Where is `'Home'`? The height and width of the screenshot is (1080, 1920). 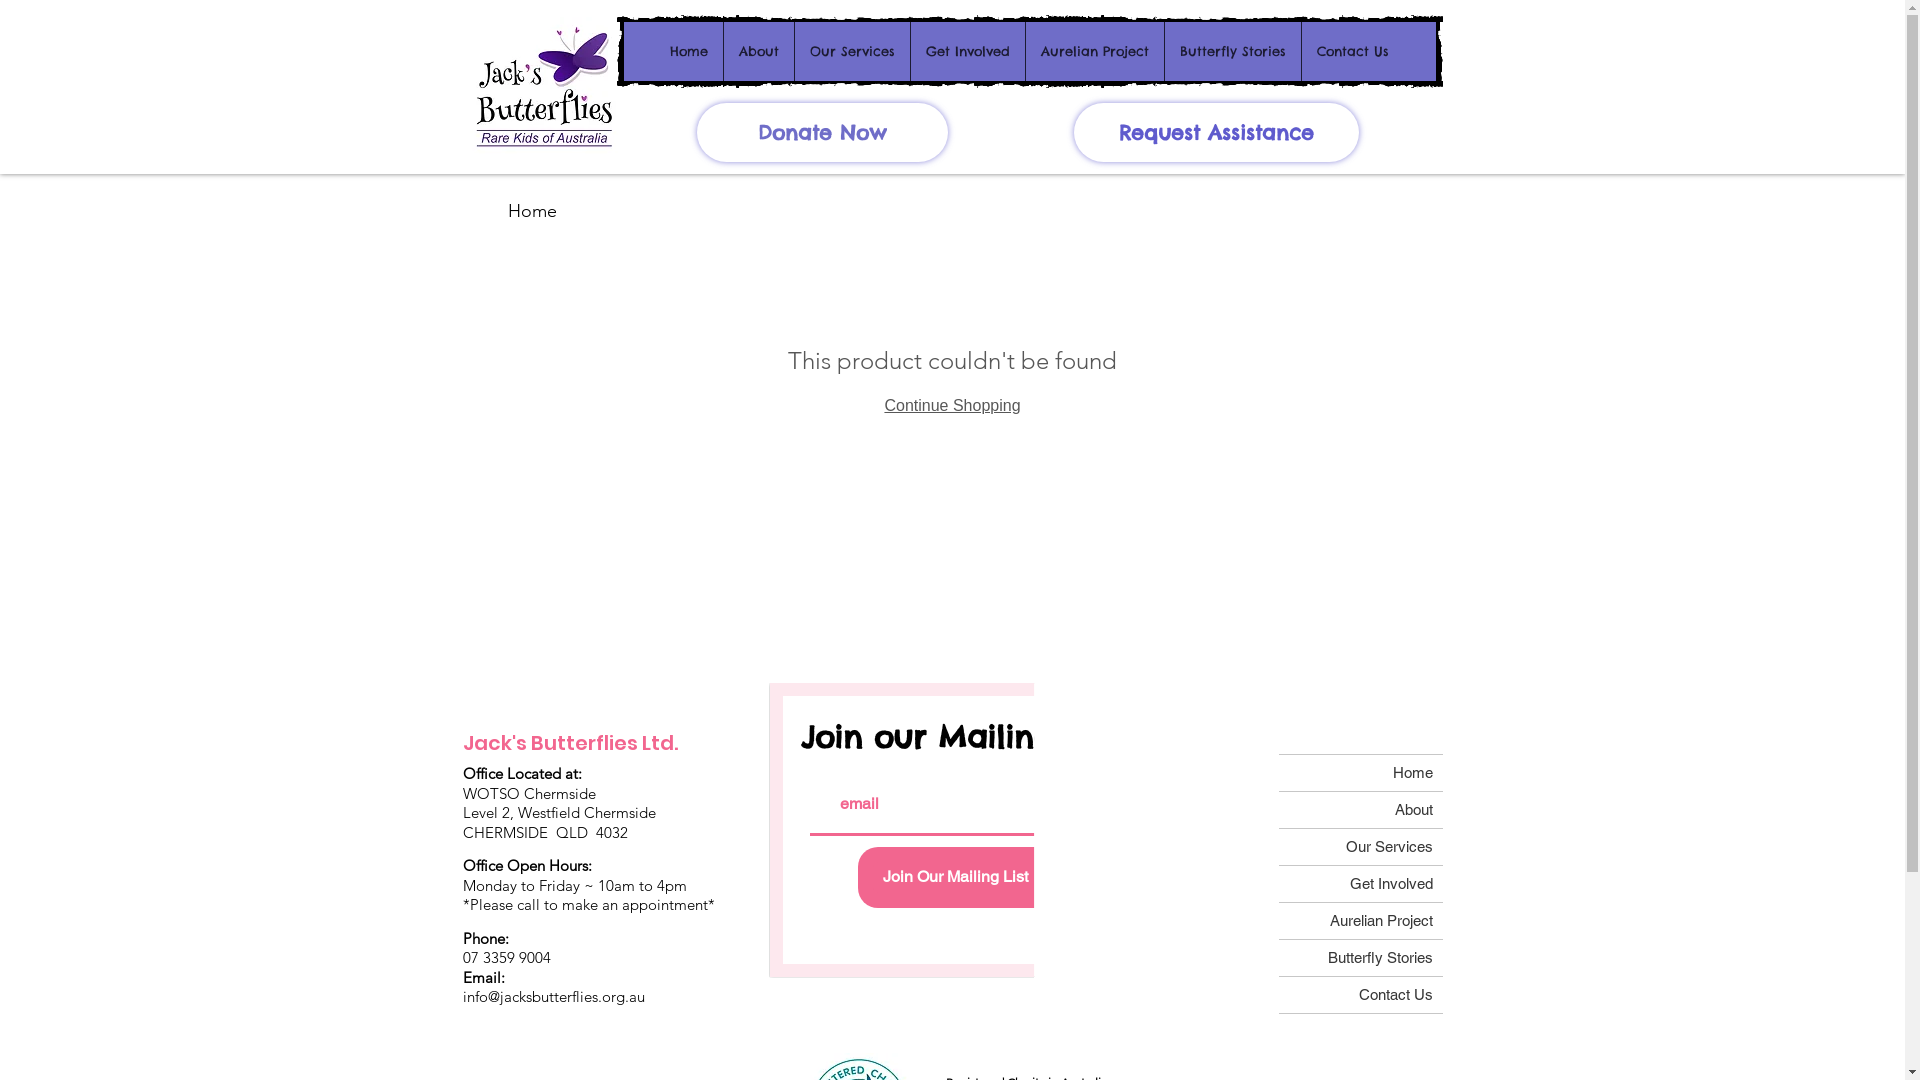
'Home' is located at coordinates (689, 50).